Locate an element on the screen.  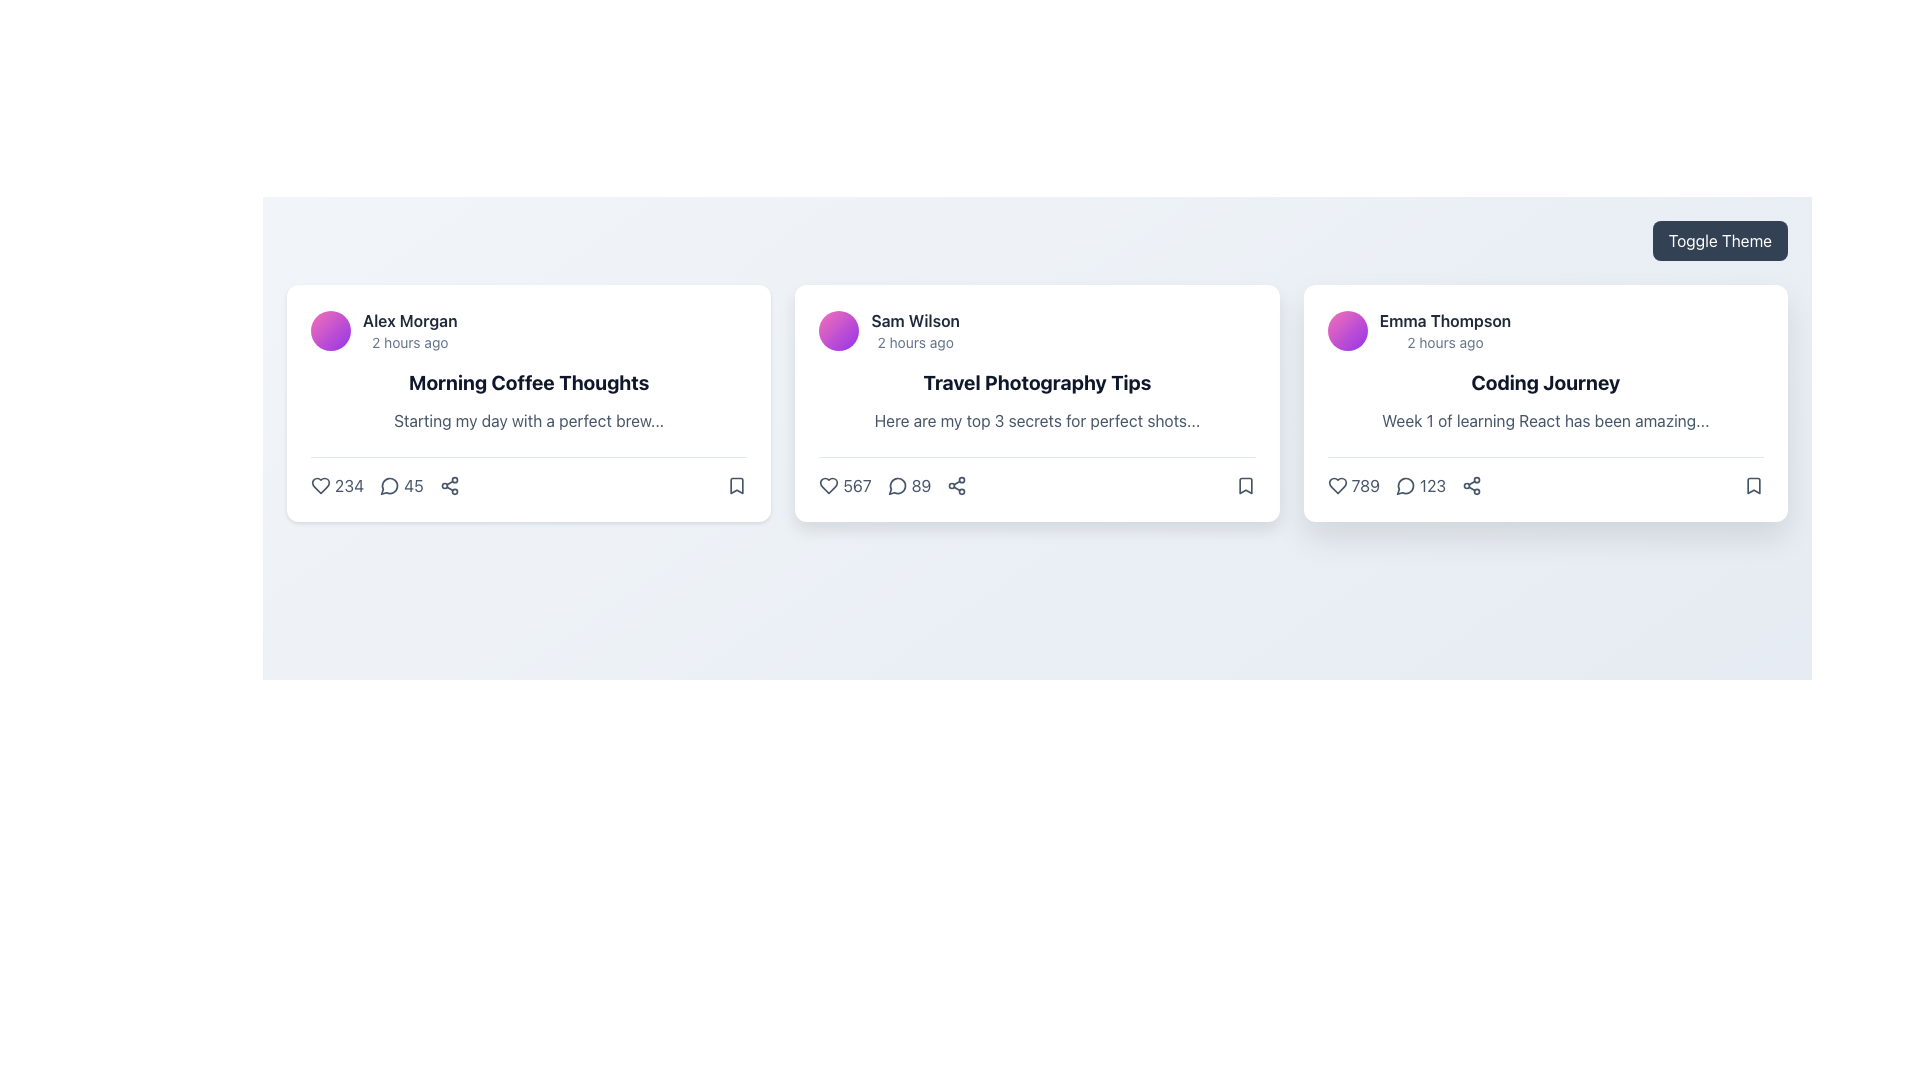
the heart SVG element that indicates the option to like or favorite the content, located on the leftmost side of the interactive icons at the bottom of the first content card is located at coordinates (321, 486).